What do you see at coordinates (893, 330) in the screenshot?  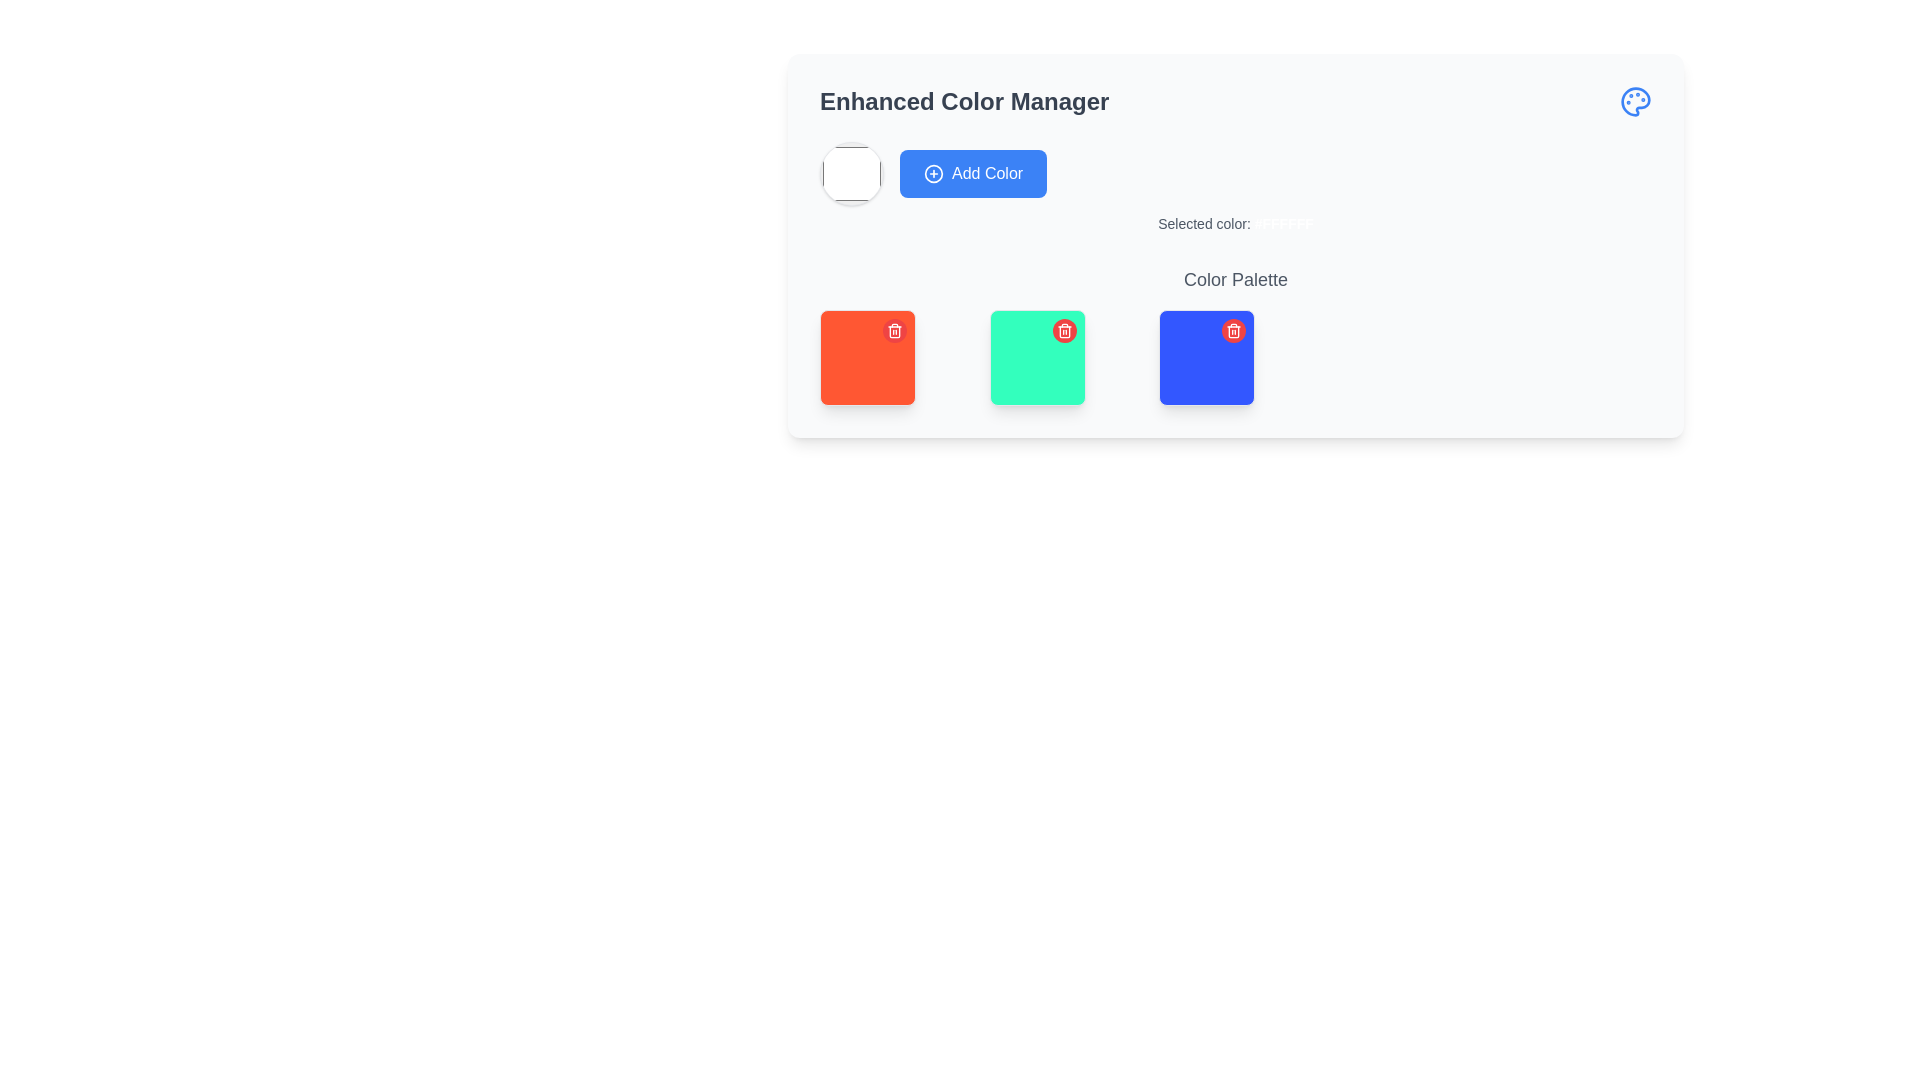 I see `the circular red button with a trash bin icon located in the top-right corner of the leftmost red color swatch in the 'Color Palette' section` at bounding box center [893, 330].